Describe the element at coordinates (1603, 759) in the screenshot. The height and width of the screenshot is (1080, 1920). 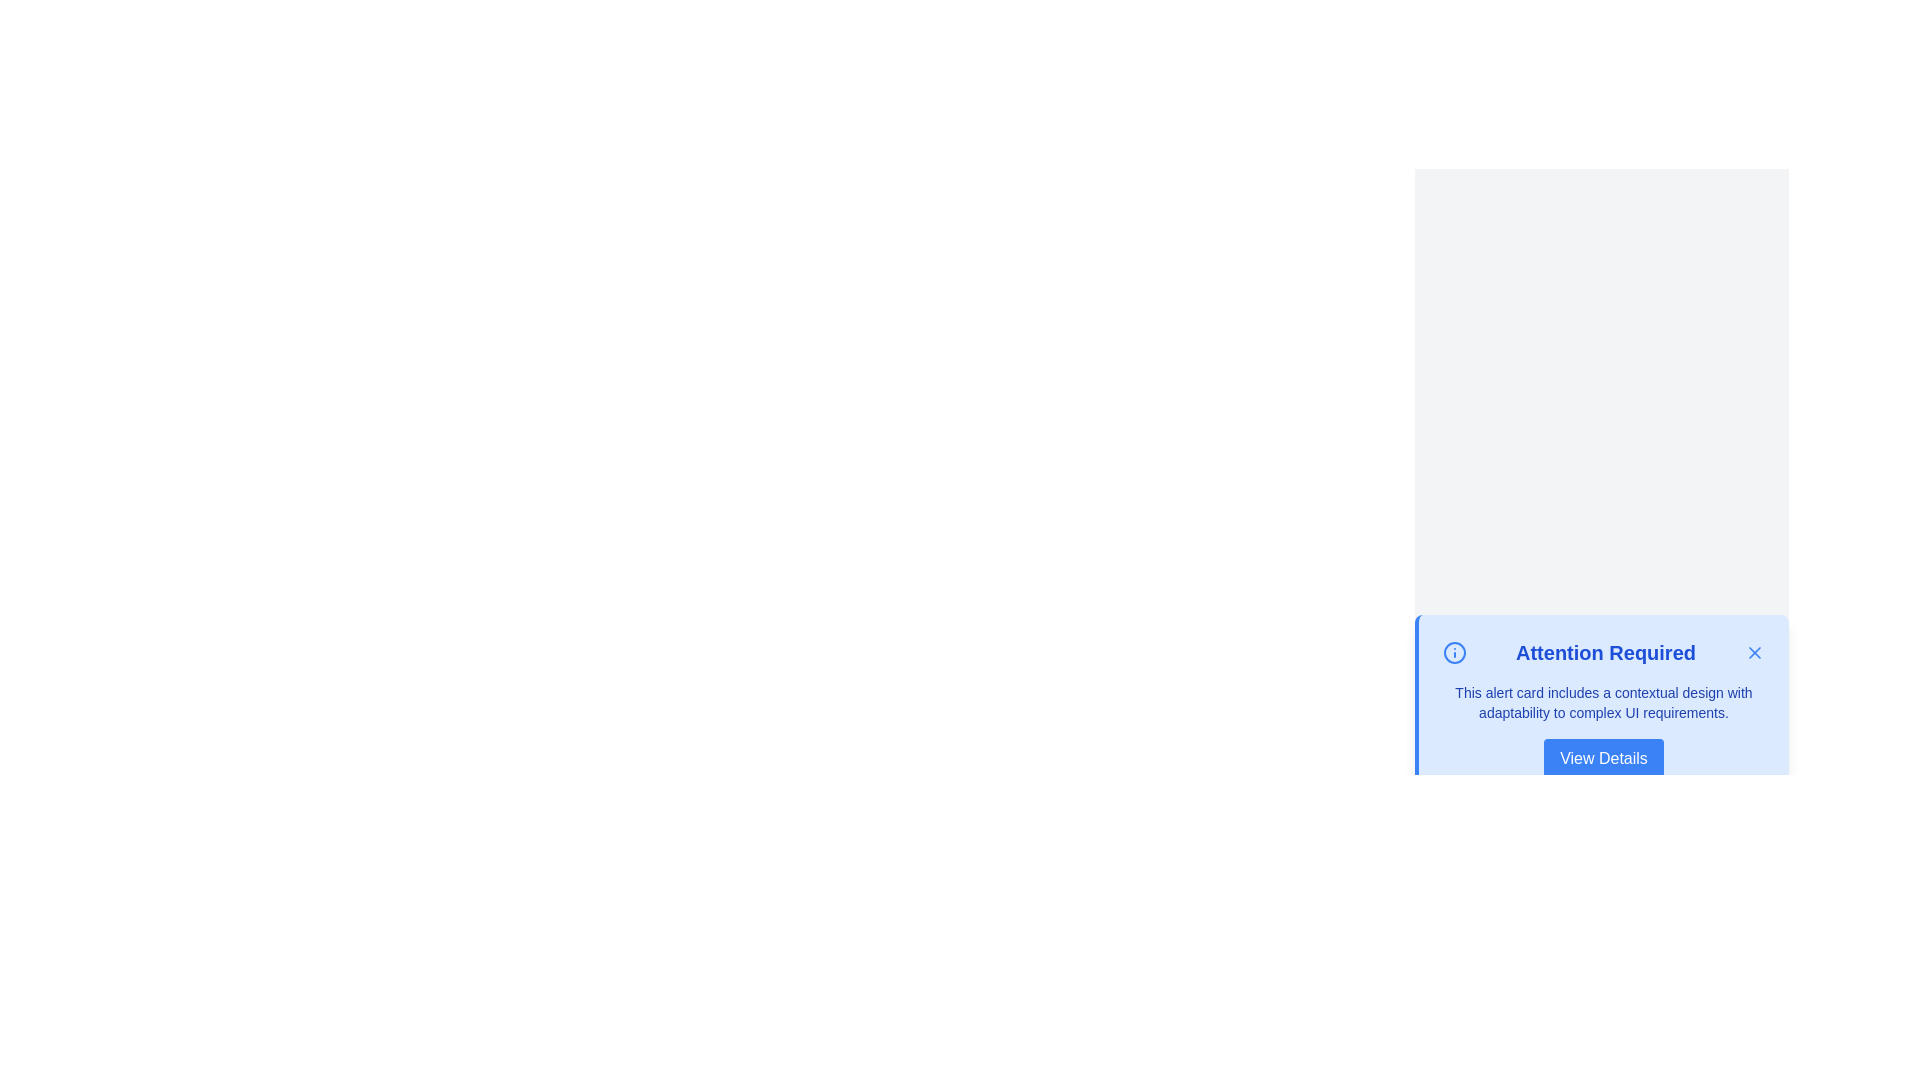
I see `the button located at the bottom center of the alert card labeled 'Attention Required' to see any accessibility rings or indicators` at that location.